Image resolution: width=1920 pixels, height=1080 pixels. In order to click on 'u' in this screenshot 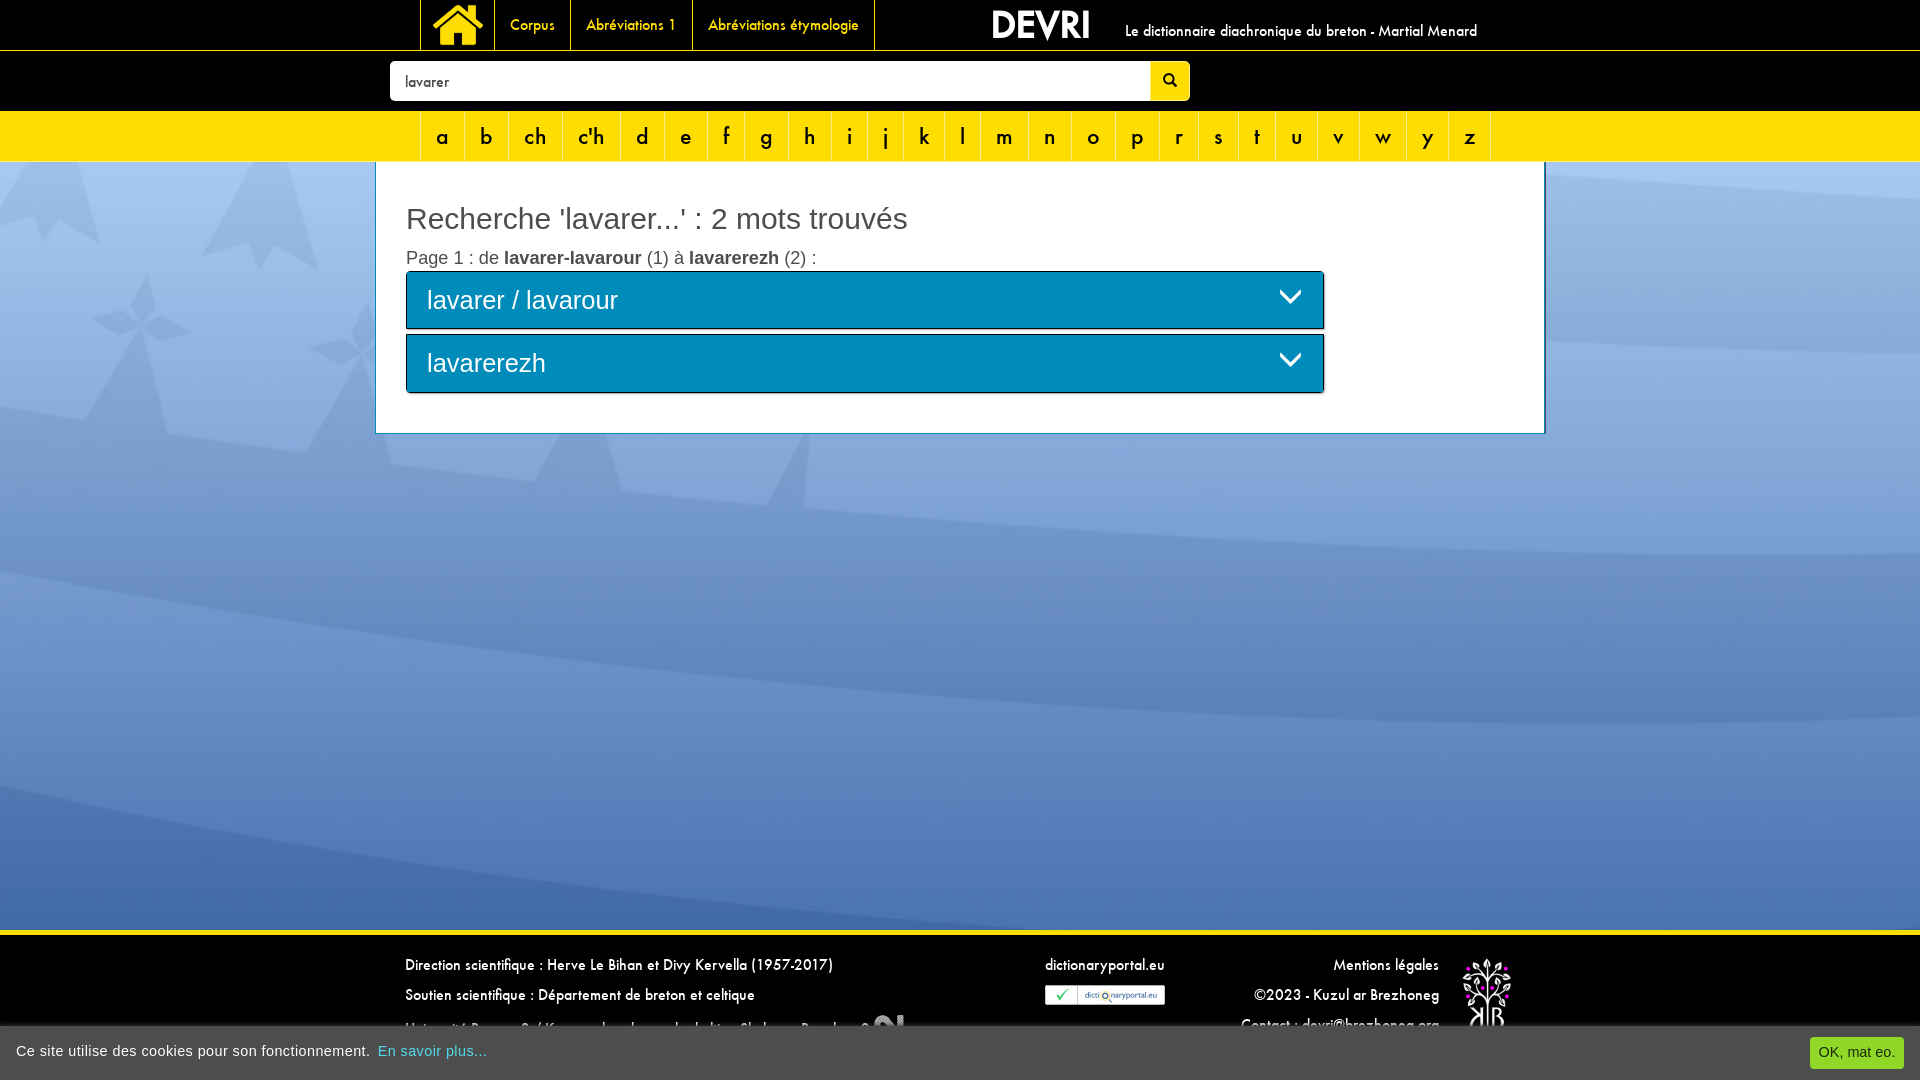, I will do `click(1296, 135)`.